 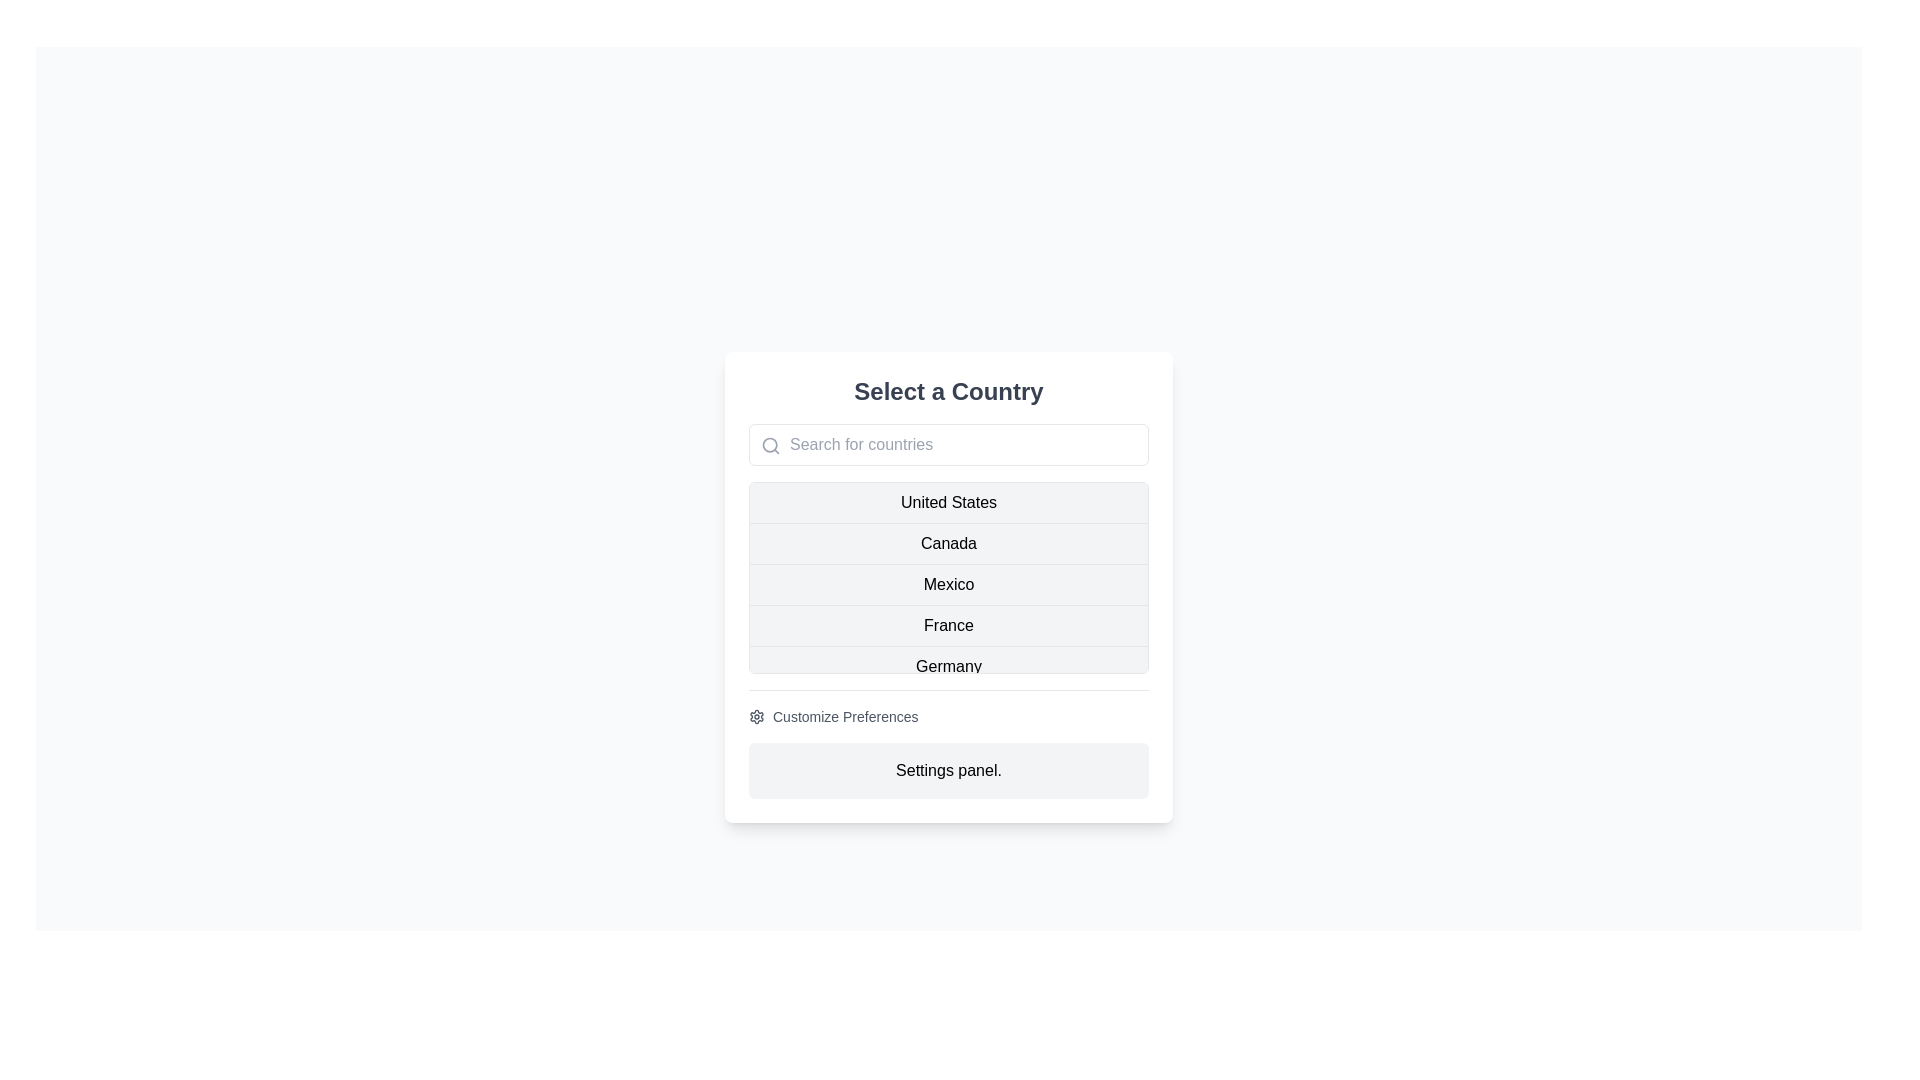 What do you see at coordinates (948, 577) in the screenshot?
I see `the country name from the static list within the 'Select a Country' card` at bounding box center [948, 577].